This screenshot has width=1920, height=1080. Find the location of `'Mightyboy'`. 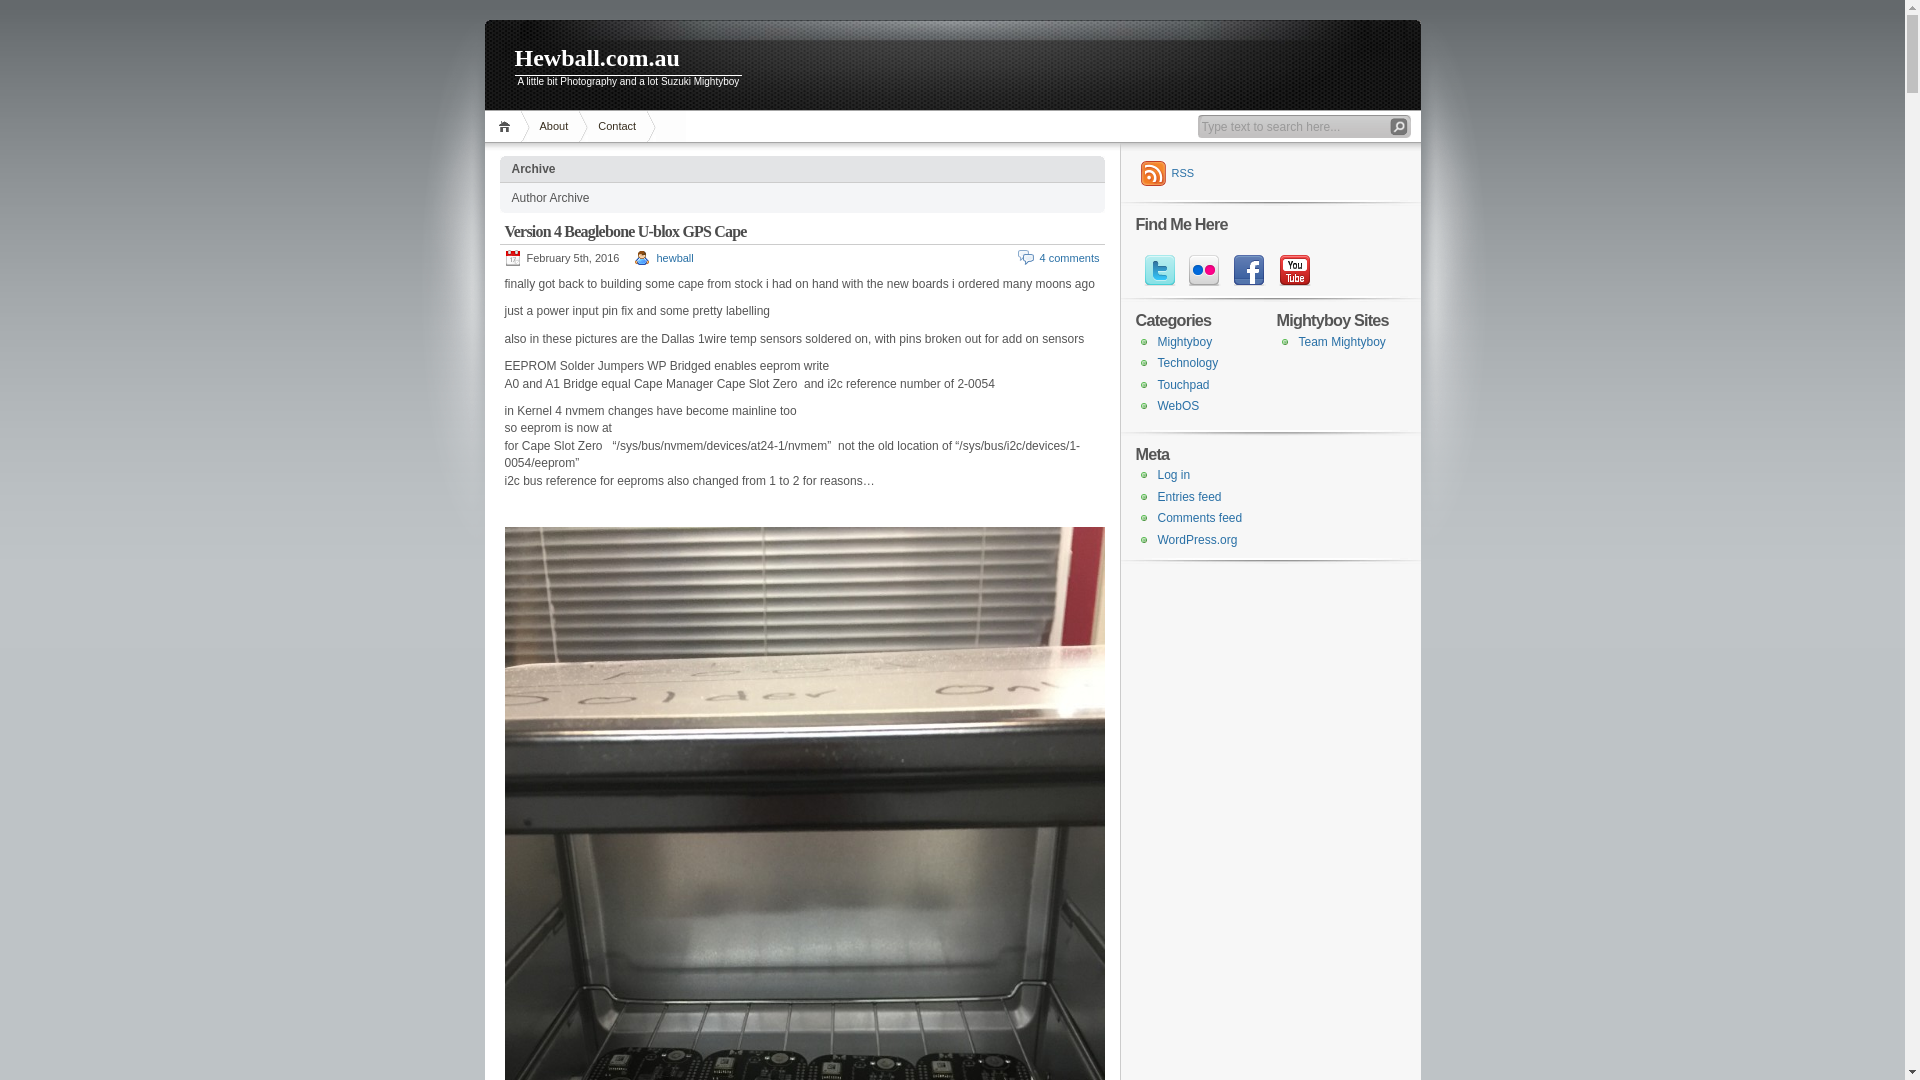

'Mightyboy' is located at coordinates (1185, 341).